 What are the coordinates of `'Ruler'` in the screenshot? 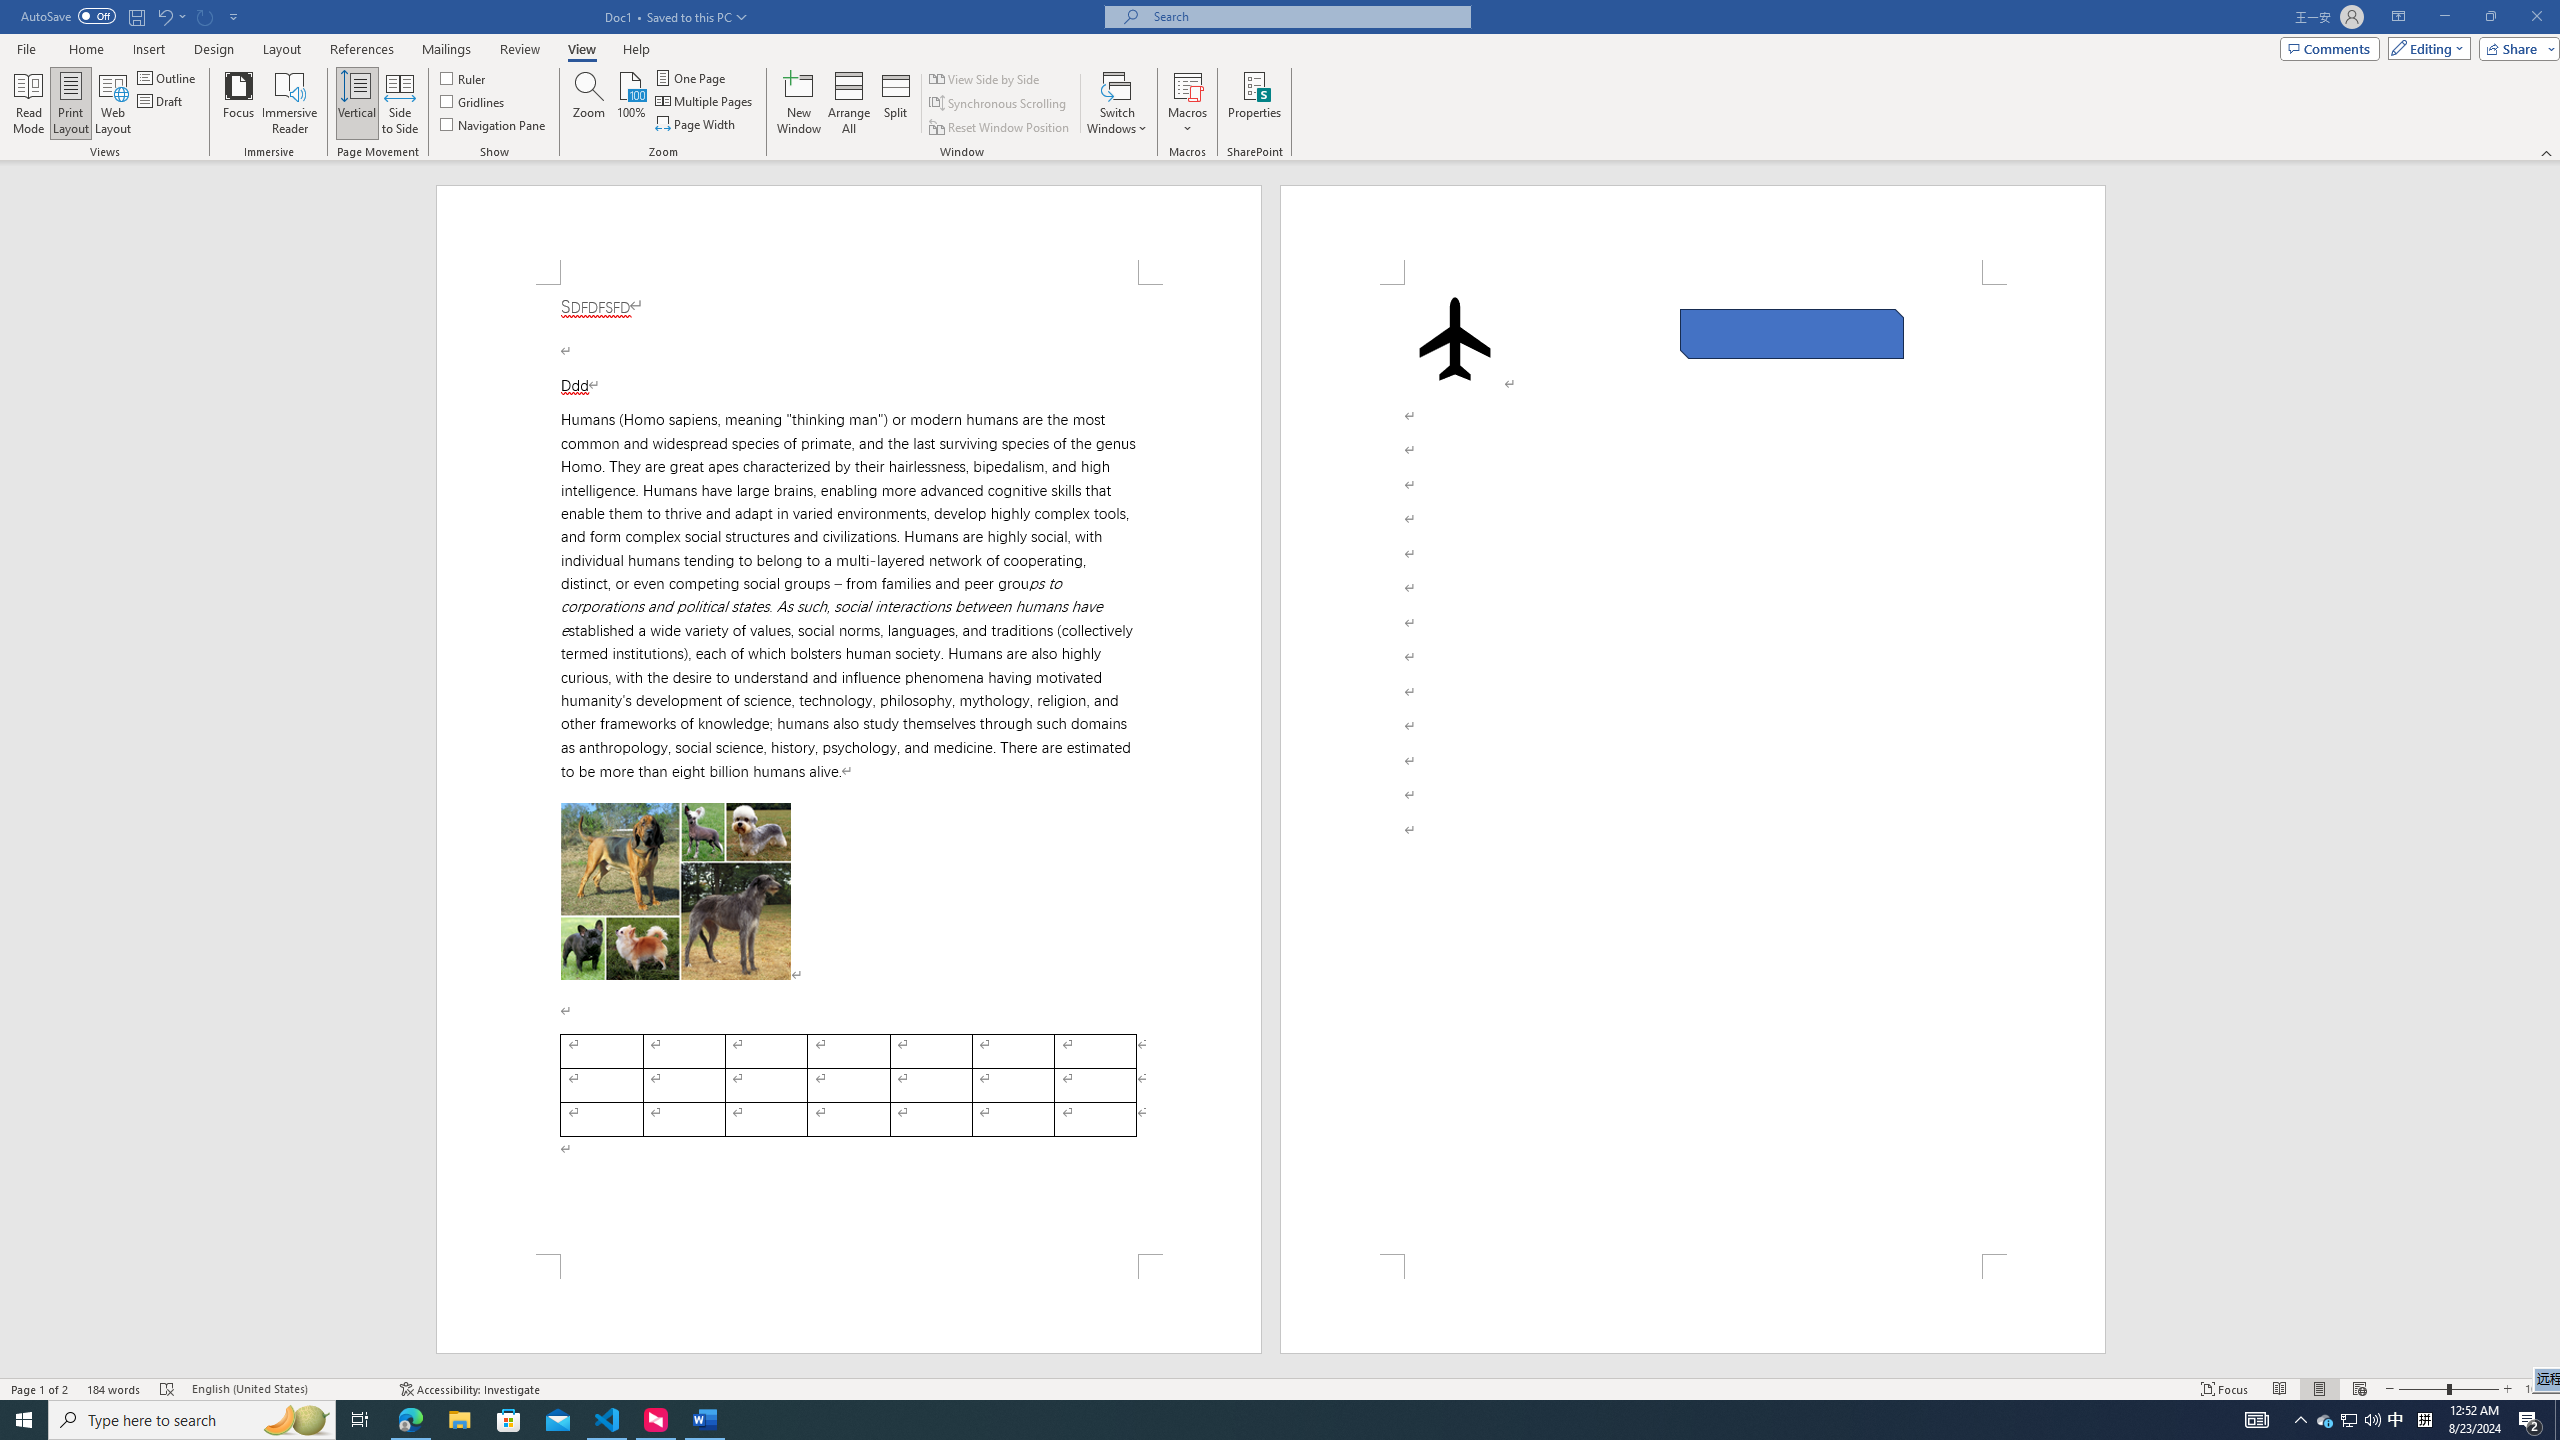 It's located at (464, 77).